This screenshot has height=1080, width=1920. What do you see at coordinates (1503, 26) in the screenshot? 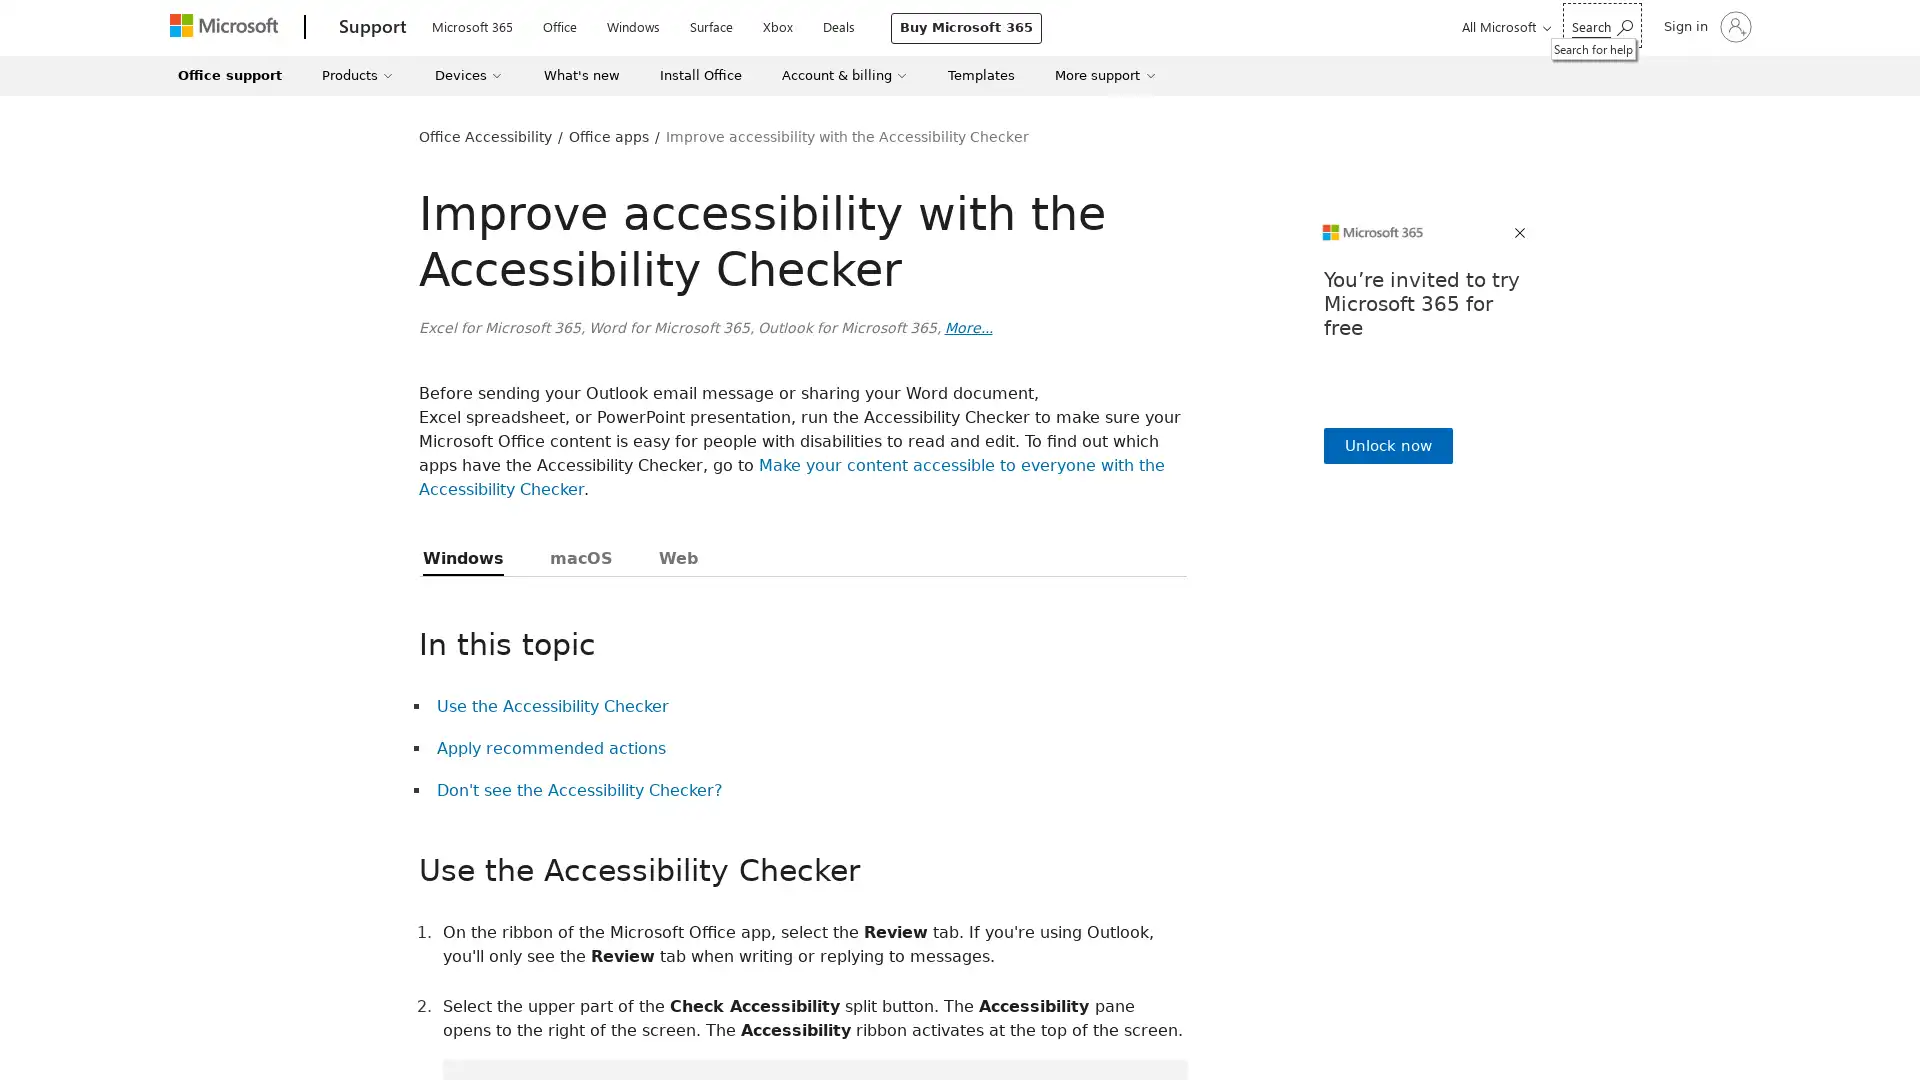
I see `All Microsoft expand to see list of Microsoft products and services` at bounding box center [1503, 26].